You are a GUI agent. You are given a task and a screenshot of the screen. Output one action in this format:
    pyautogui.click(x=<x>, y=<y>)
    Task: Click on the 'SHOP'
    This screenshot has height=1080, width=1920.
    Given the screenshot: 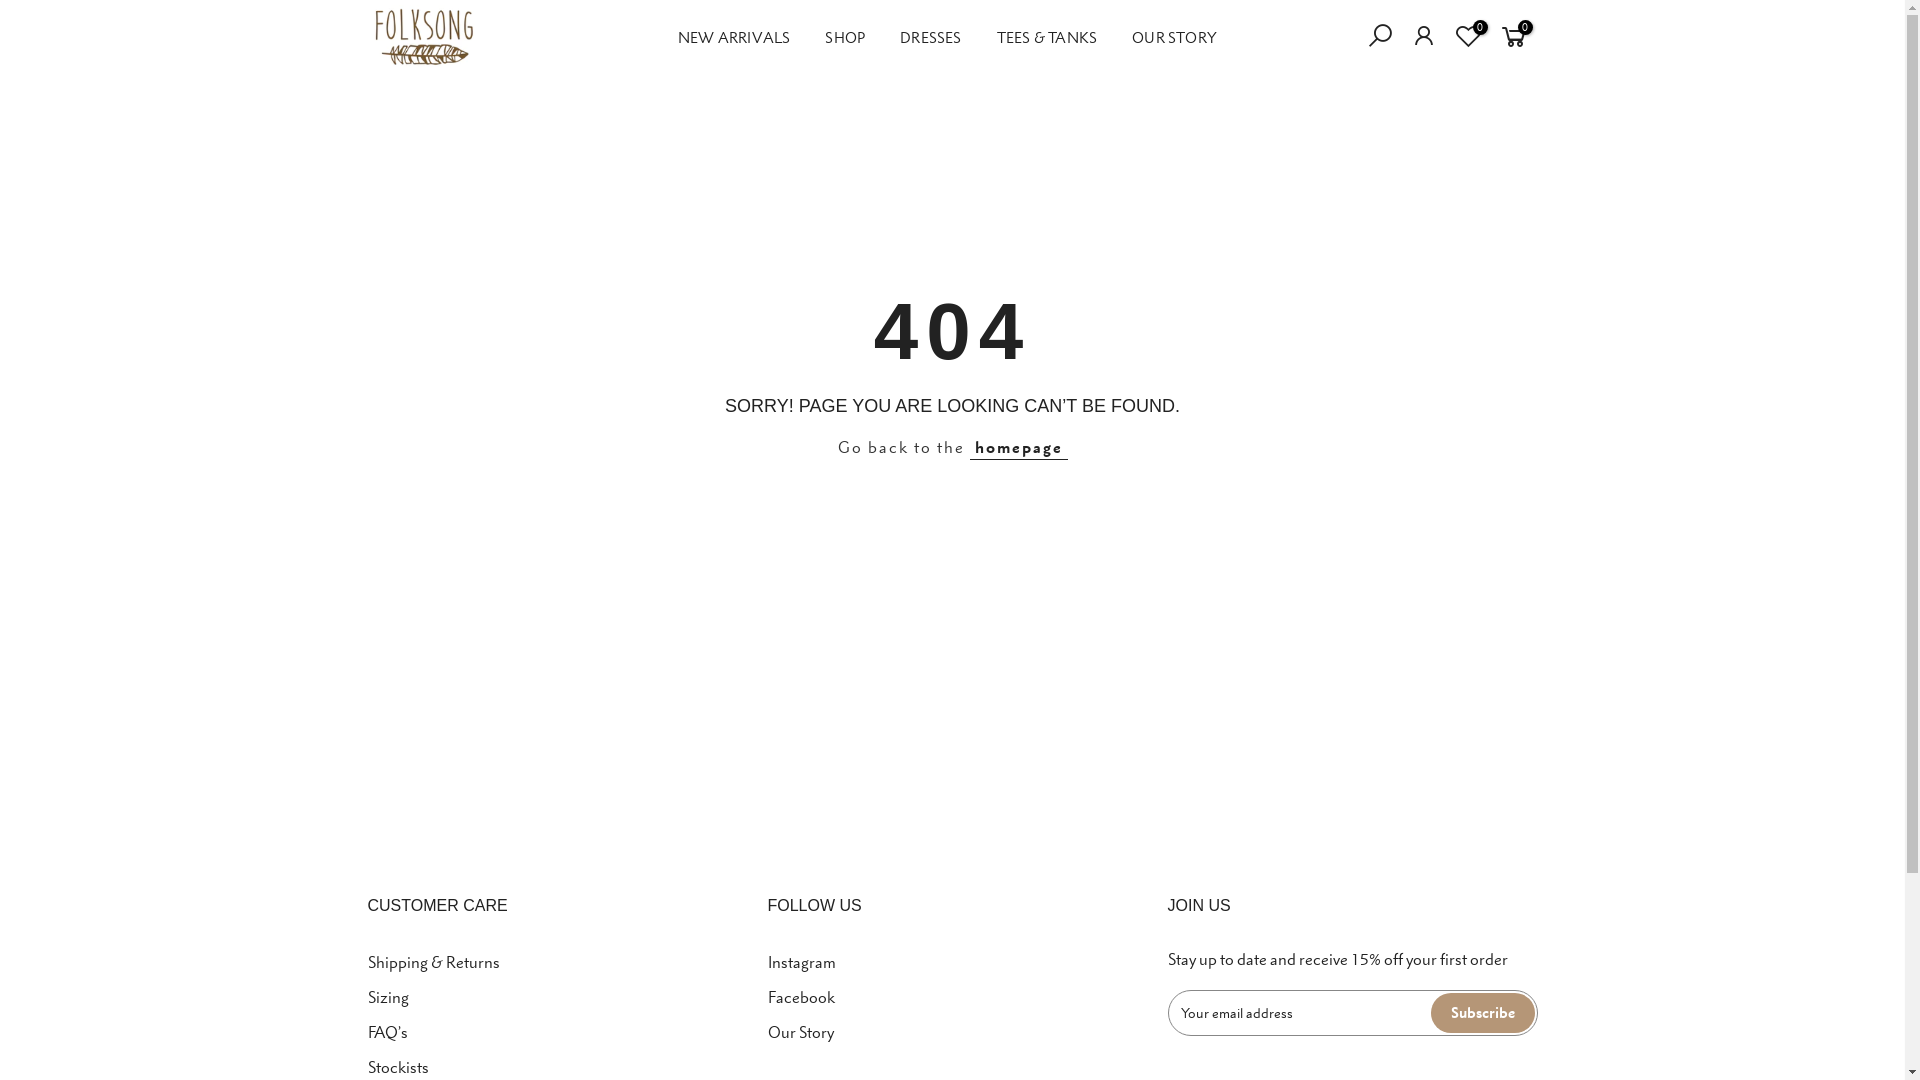 What is the action you would take?
    pyautogui.click(x=845, y=37)
    